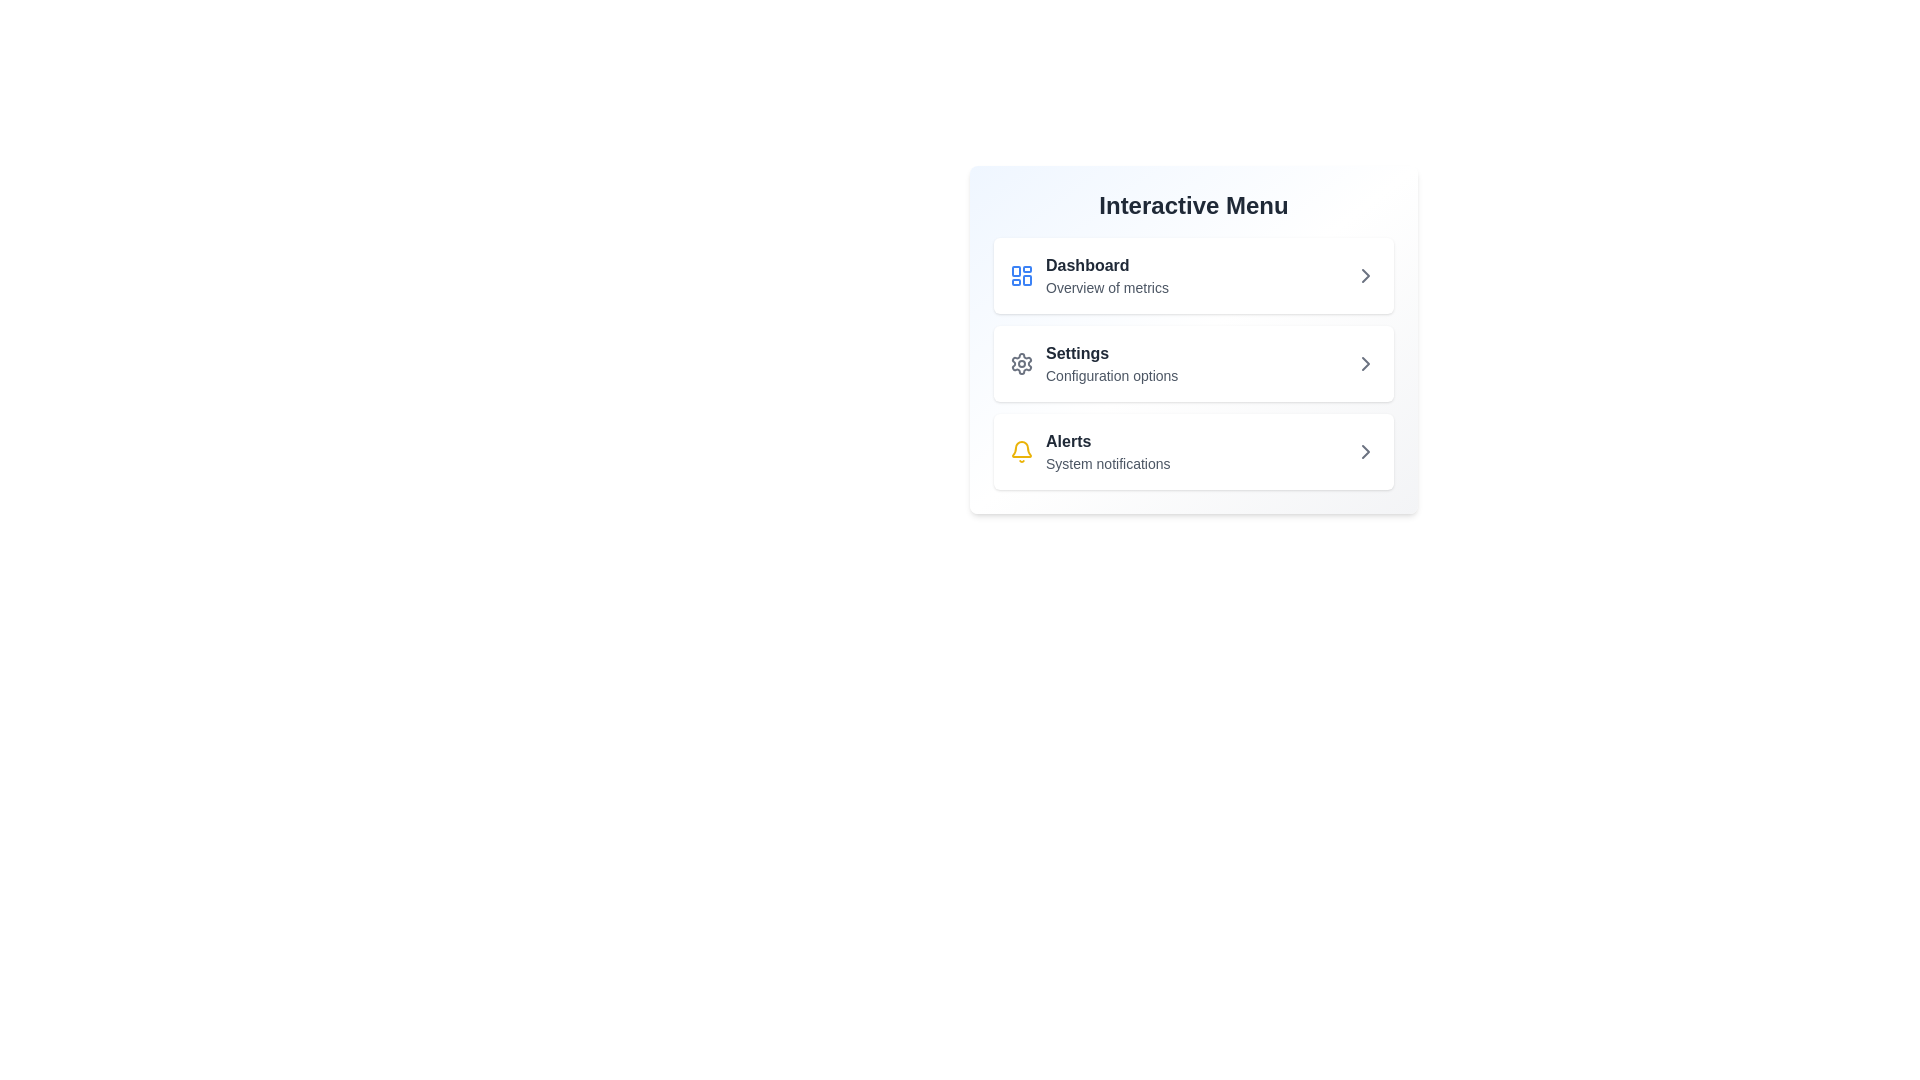 The image size is (1920, 1080). I want to click on the 'Dashboard' text label, which is the first item in a vertical list of options, styled with a bold dark gray font and accompanied by a description below it, so click(1106, 276).